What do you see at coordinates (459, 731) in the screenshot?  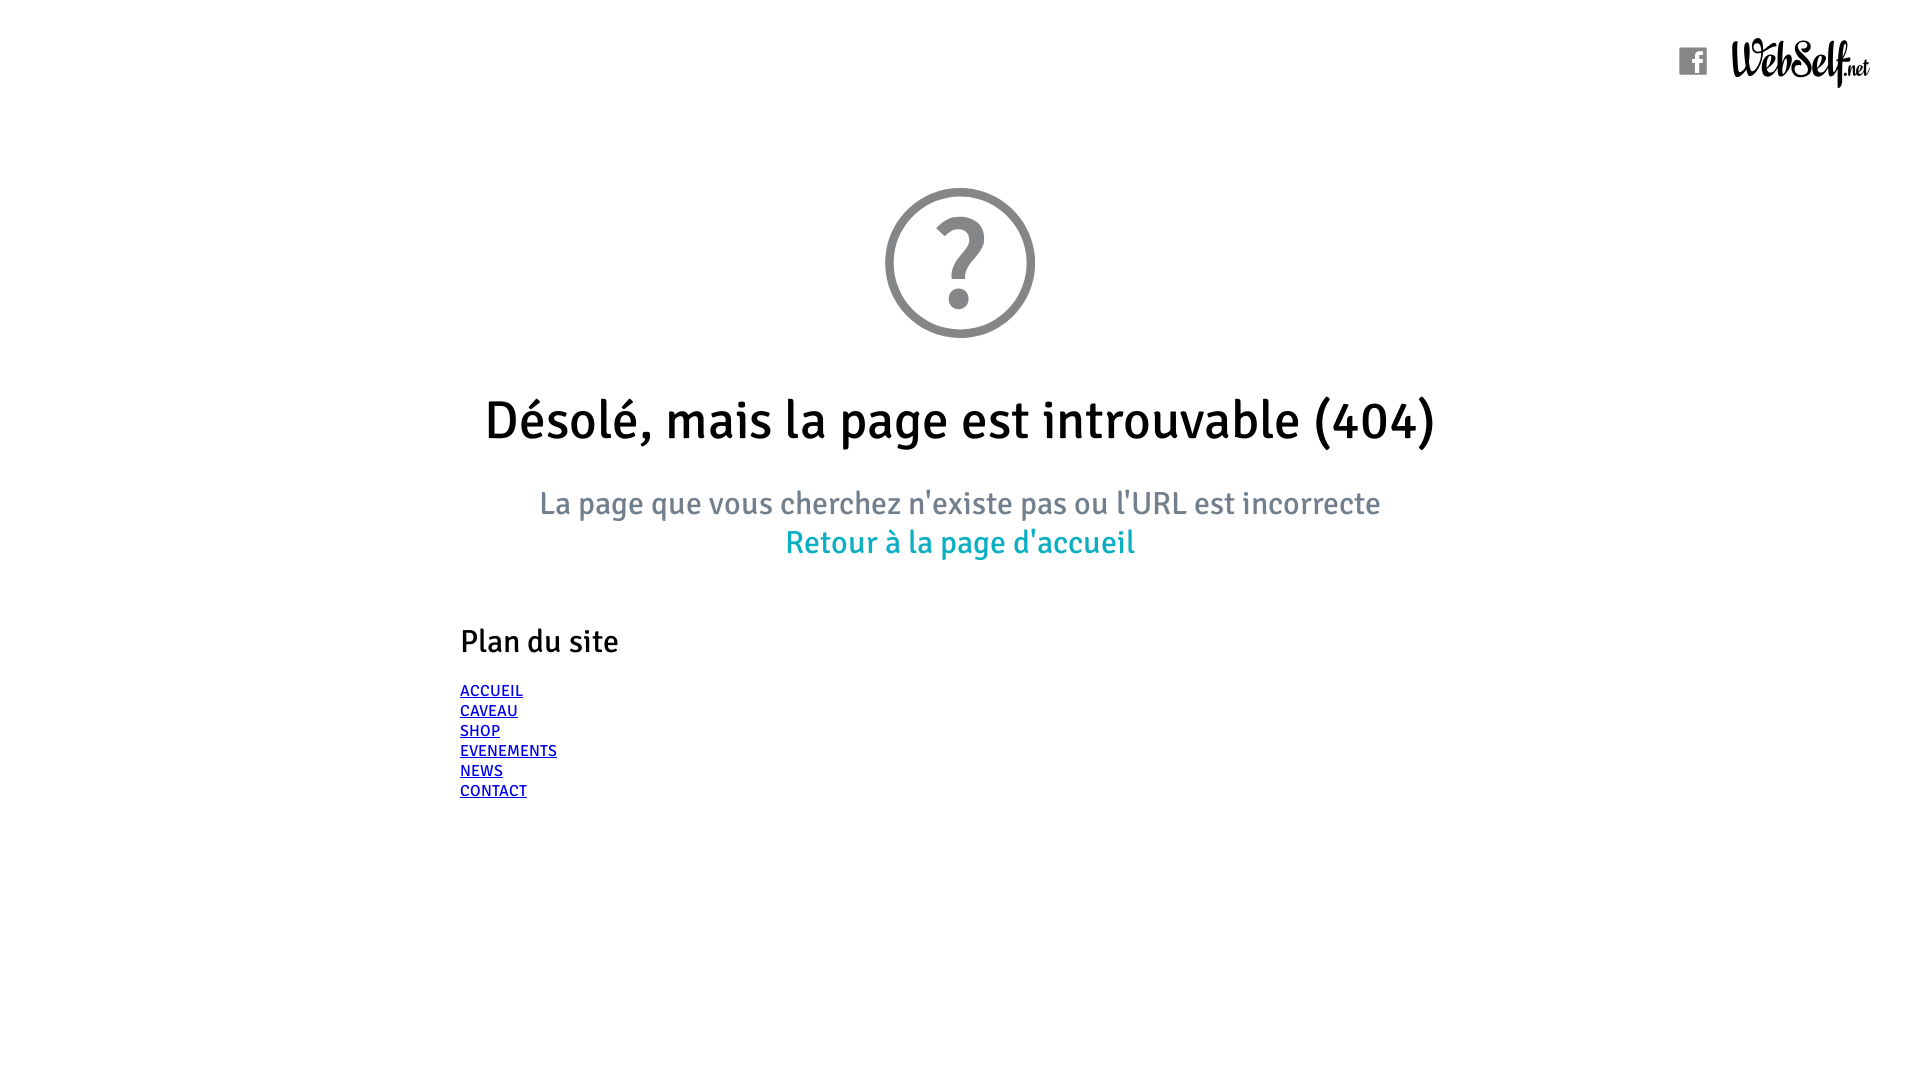 I see `'SHOP'` at bounding box center [459, 731].